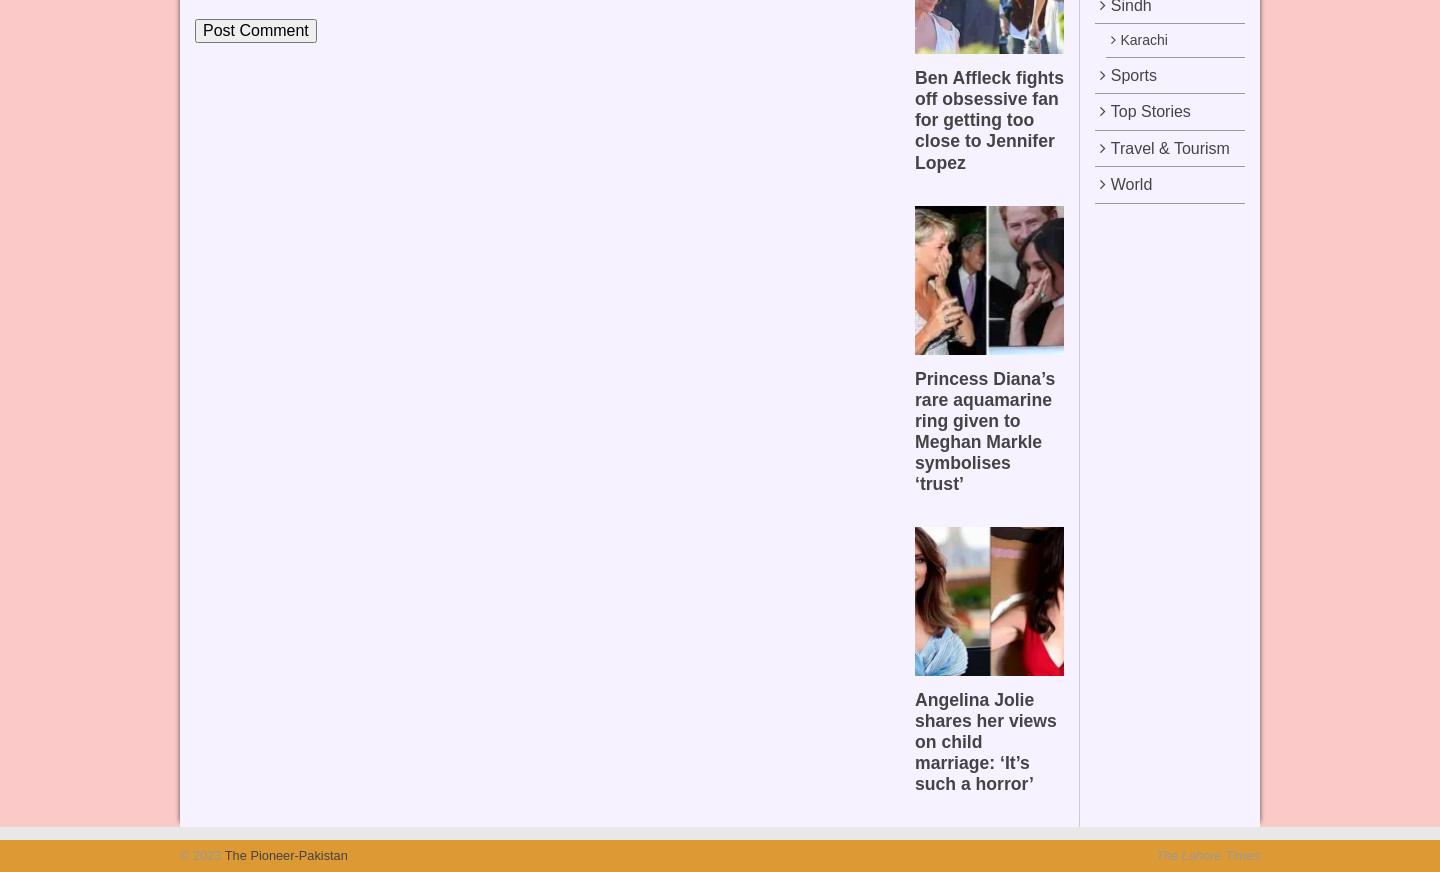  I want to click on 'The Lahore Times', so click(1207, 855).